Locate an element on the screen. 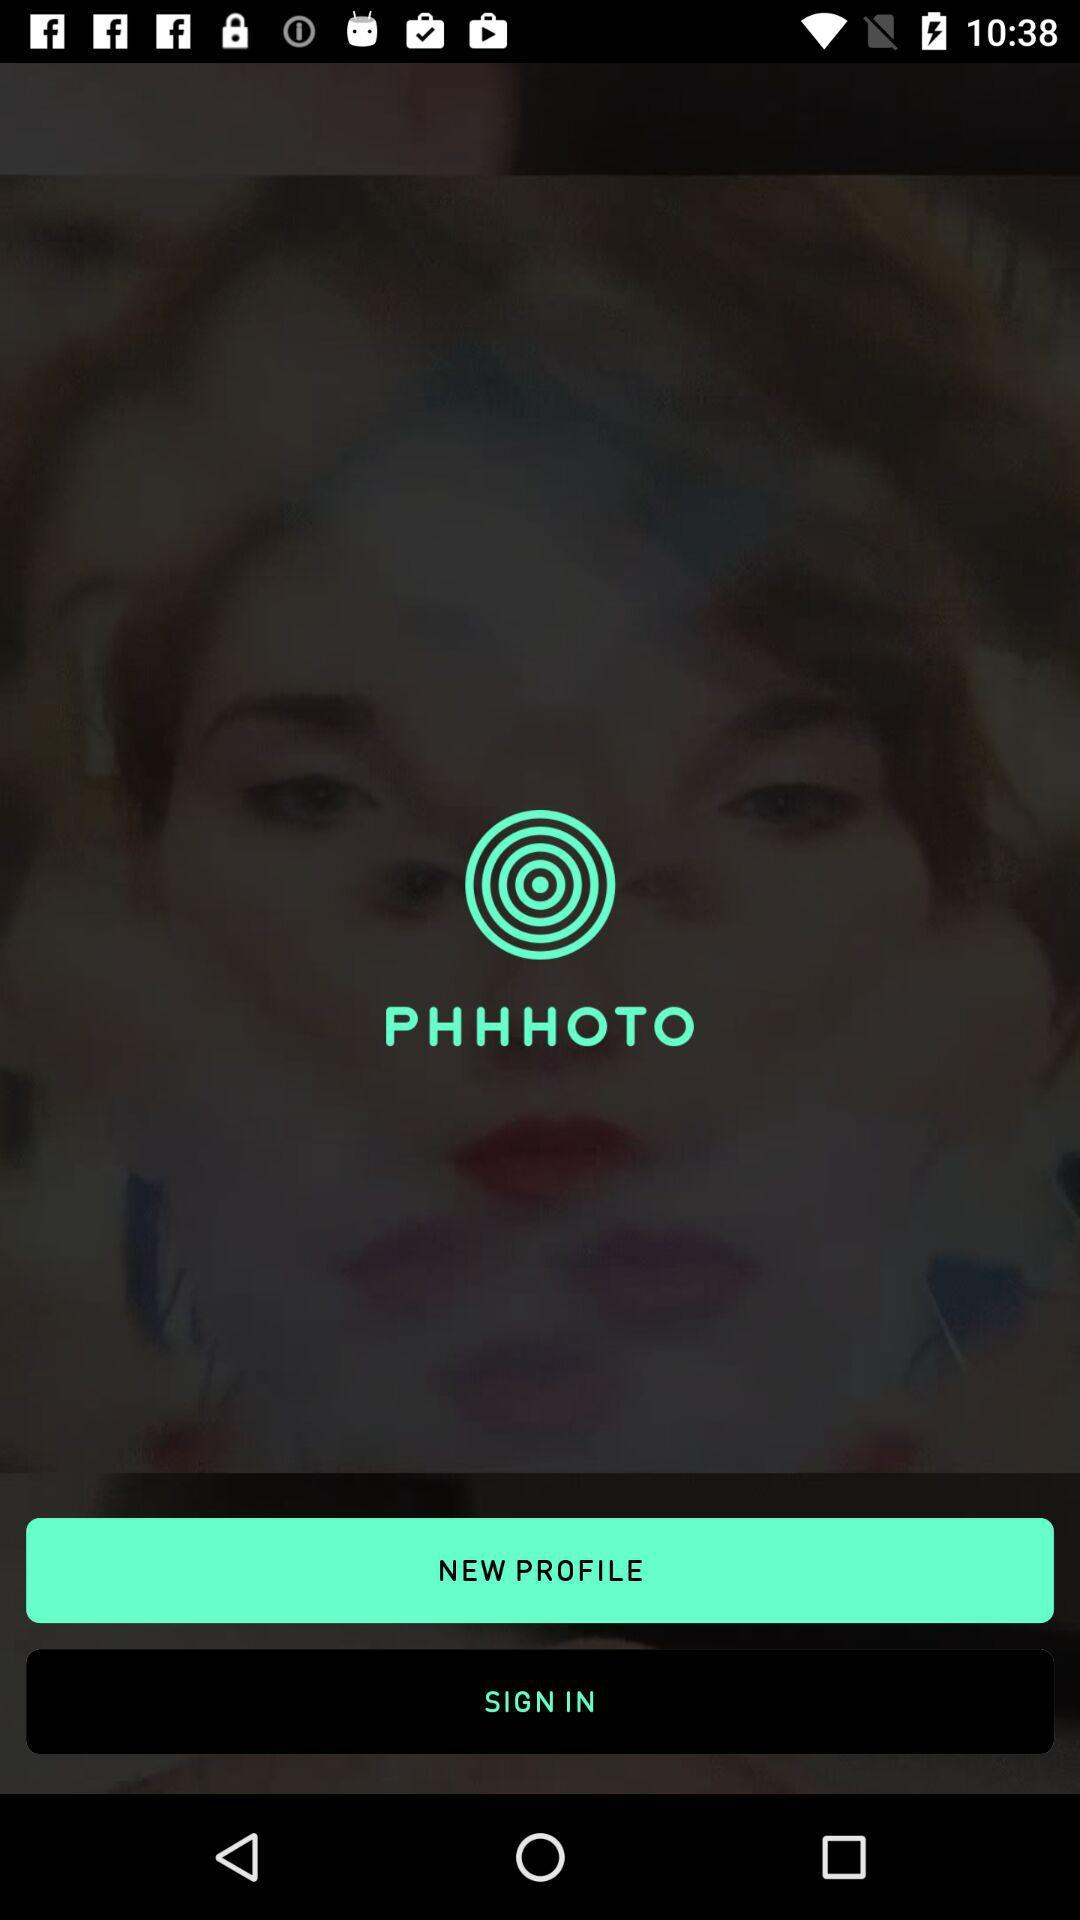  sign in is located at coordinates (540, 1679).